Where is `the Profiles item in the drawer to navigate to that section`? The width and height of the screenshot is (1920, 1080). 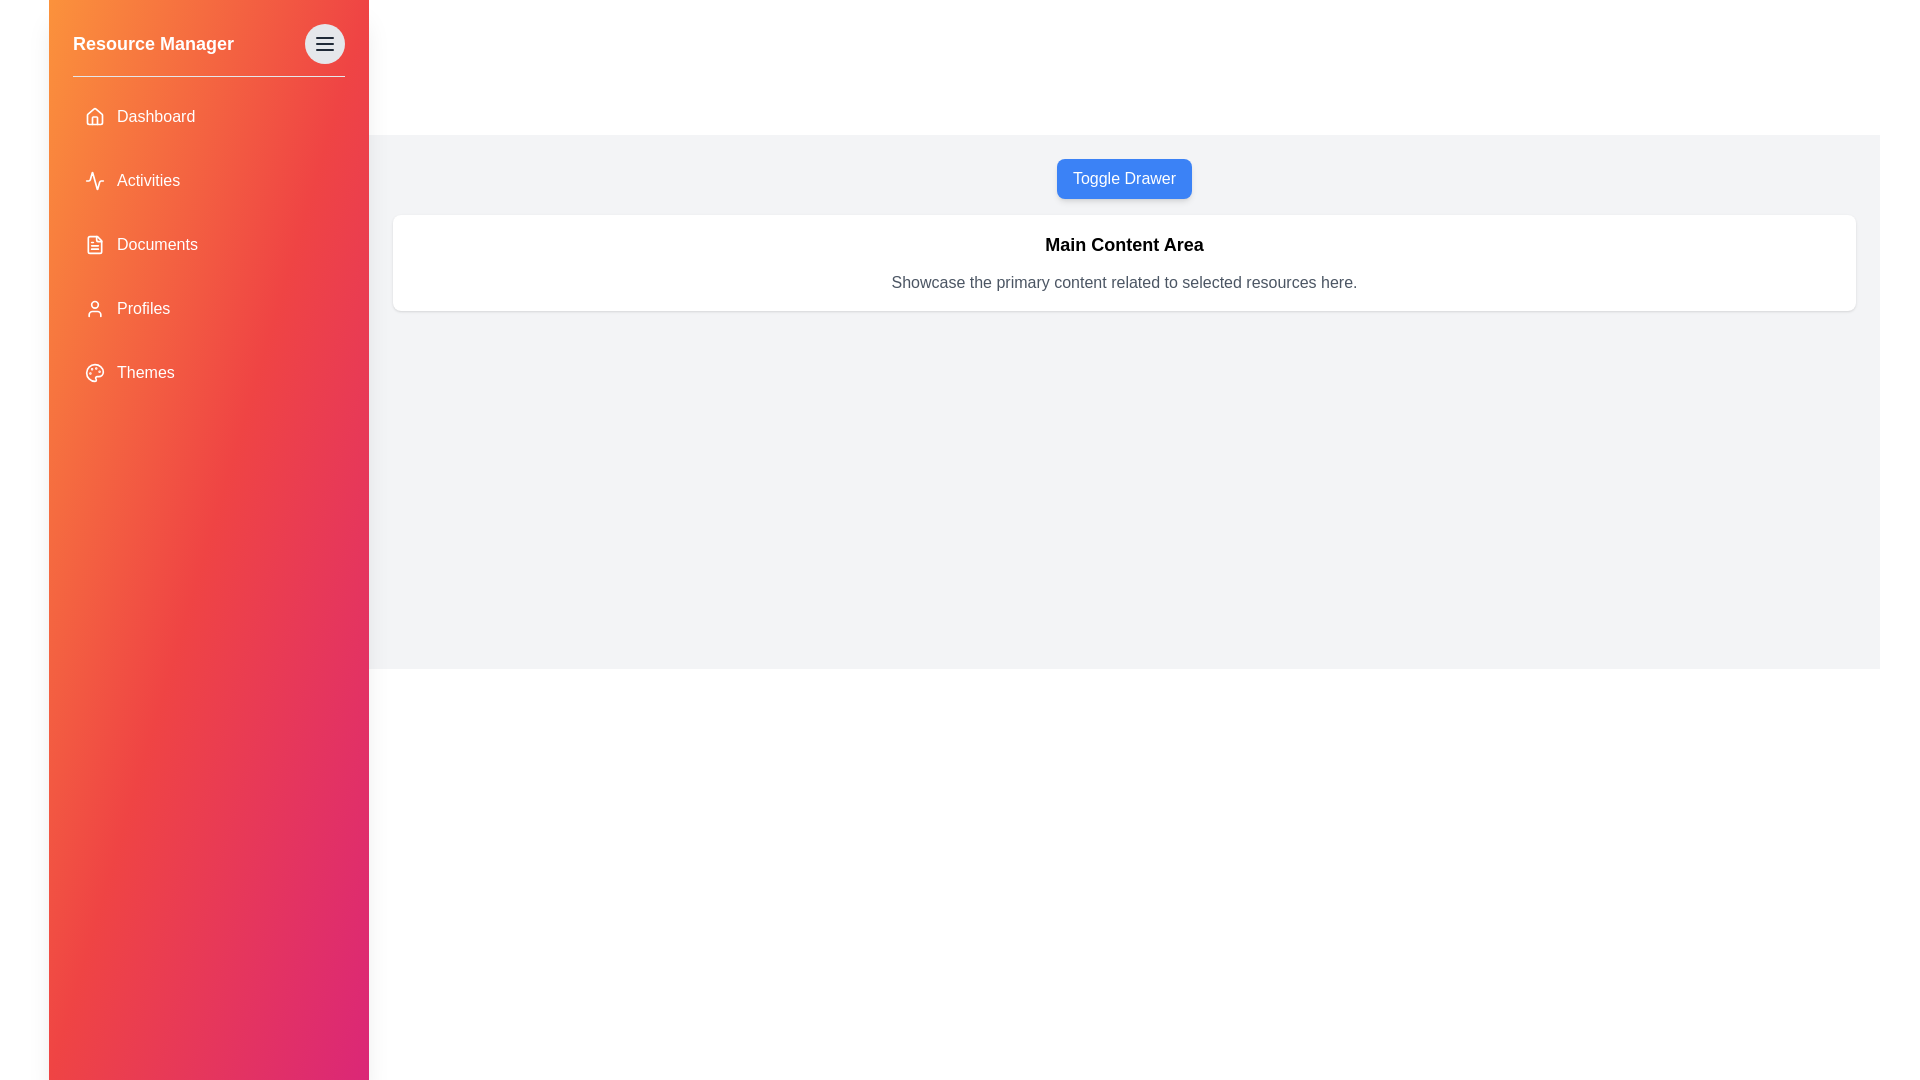
the Profiles item in the drawer to navigate to that section is located at coordinates (209, 308).